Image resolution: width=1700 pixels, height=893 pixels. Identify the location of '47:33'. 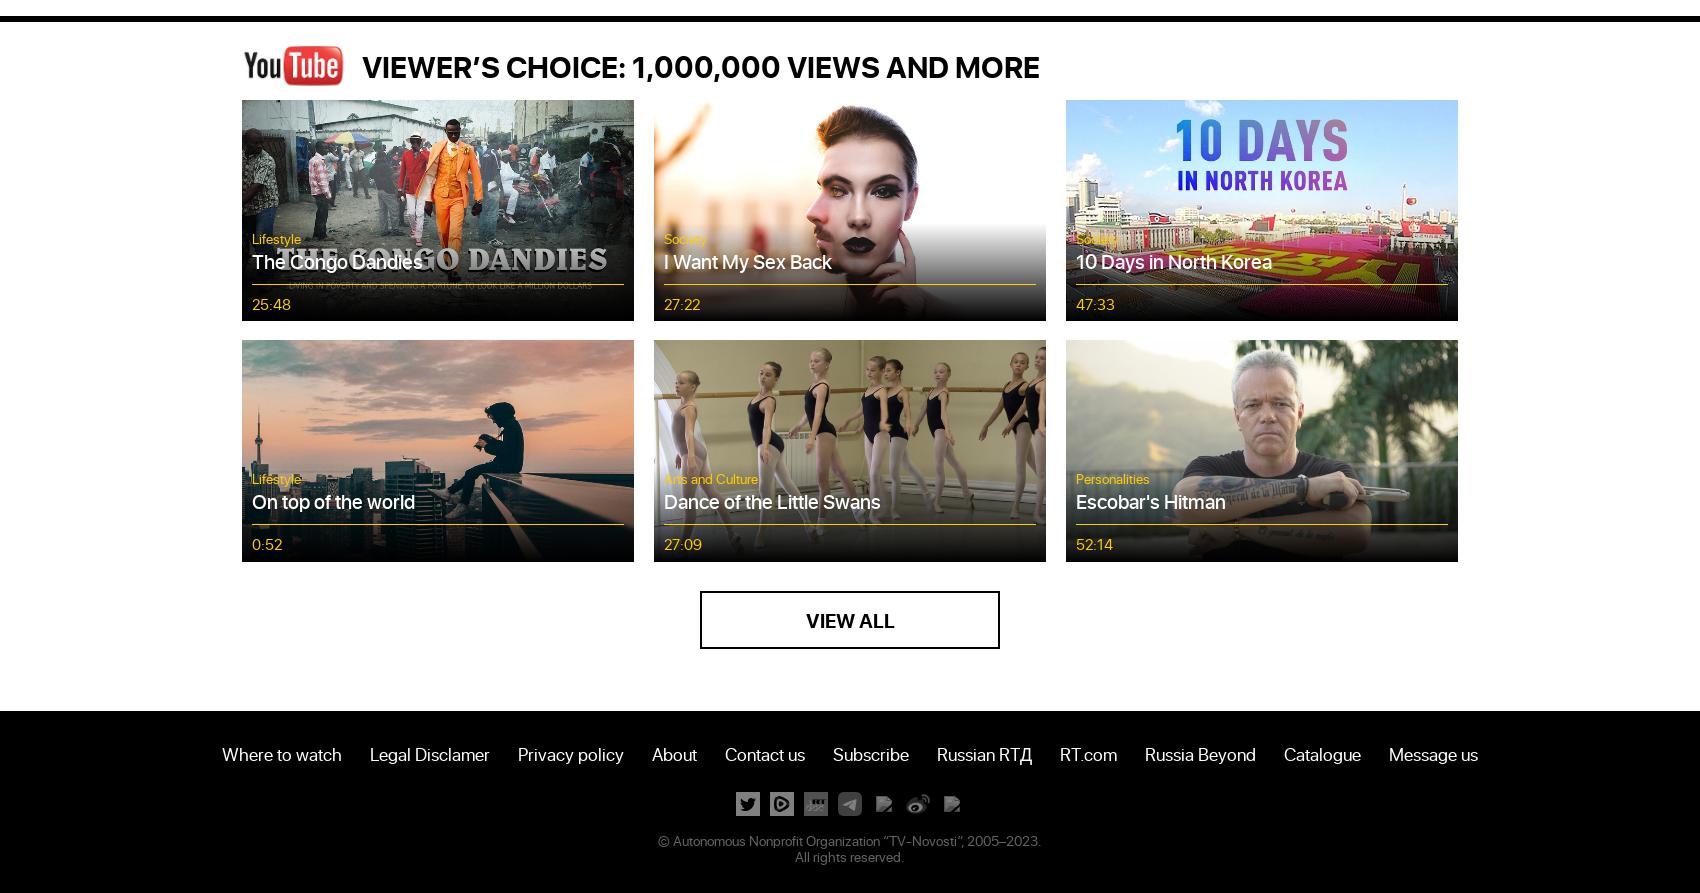
(1094, 302).